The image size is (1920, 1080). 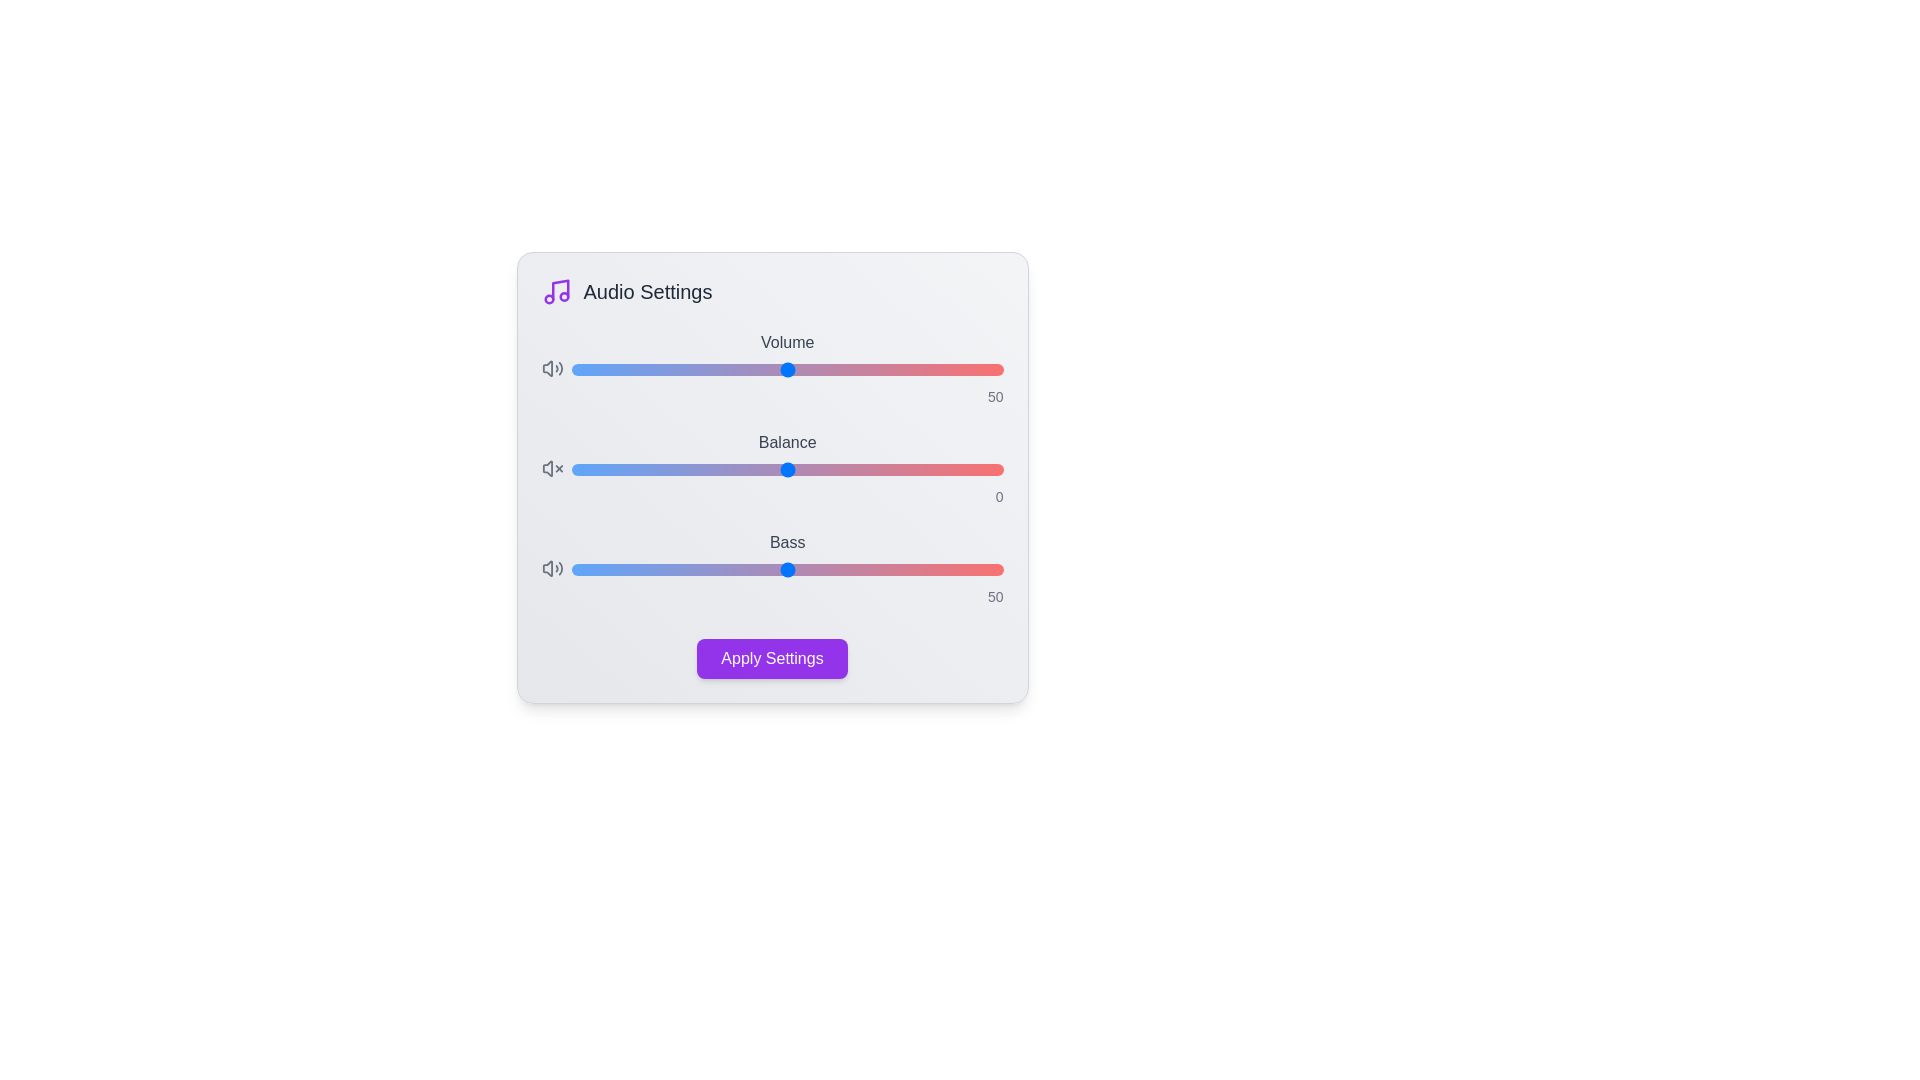 I want to click on the 'Volume' slider to set the volume level to 13, so click(x=627, y=370).